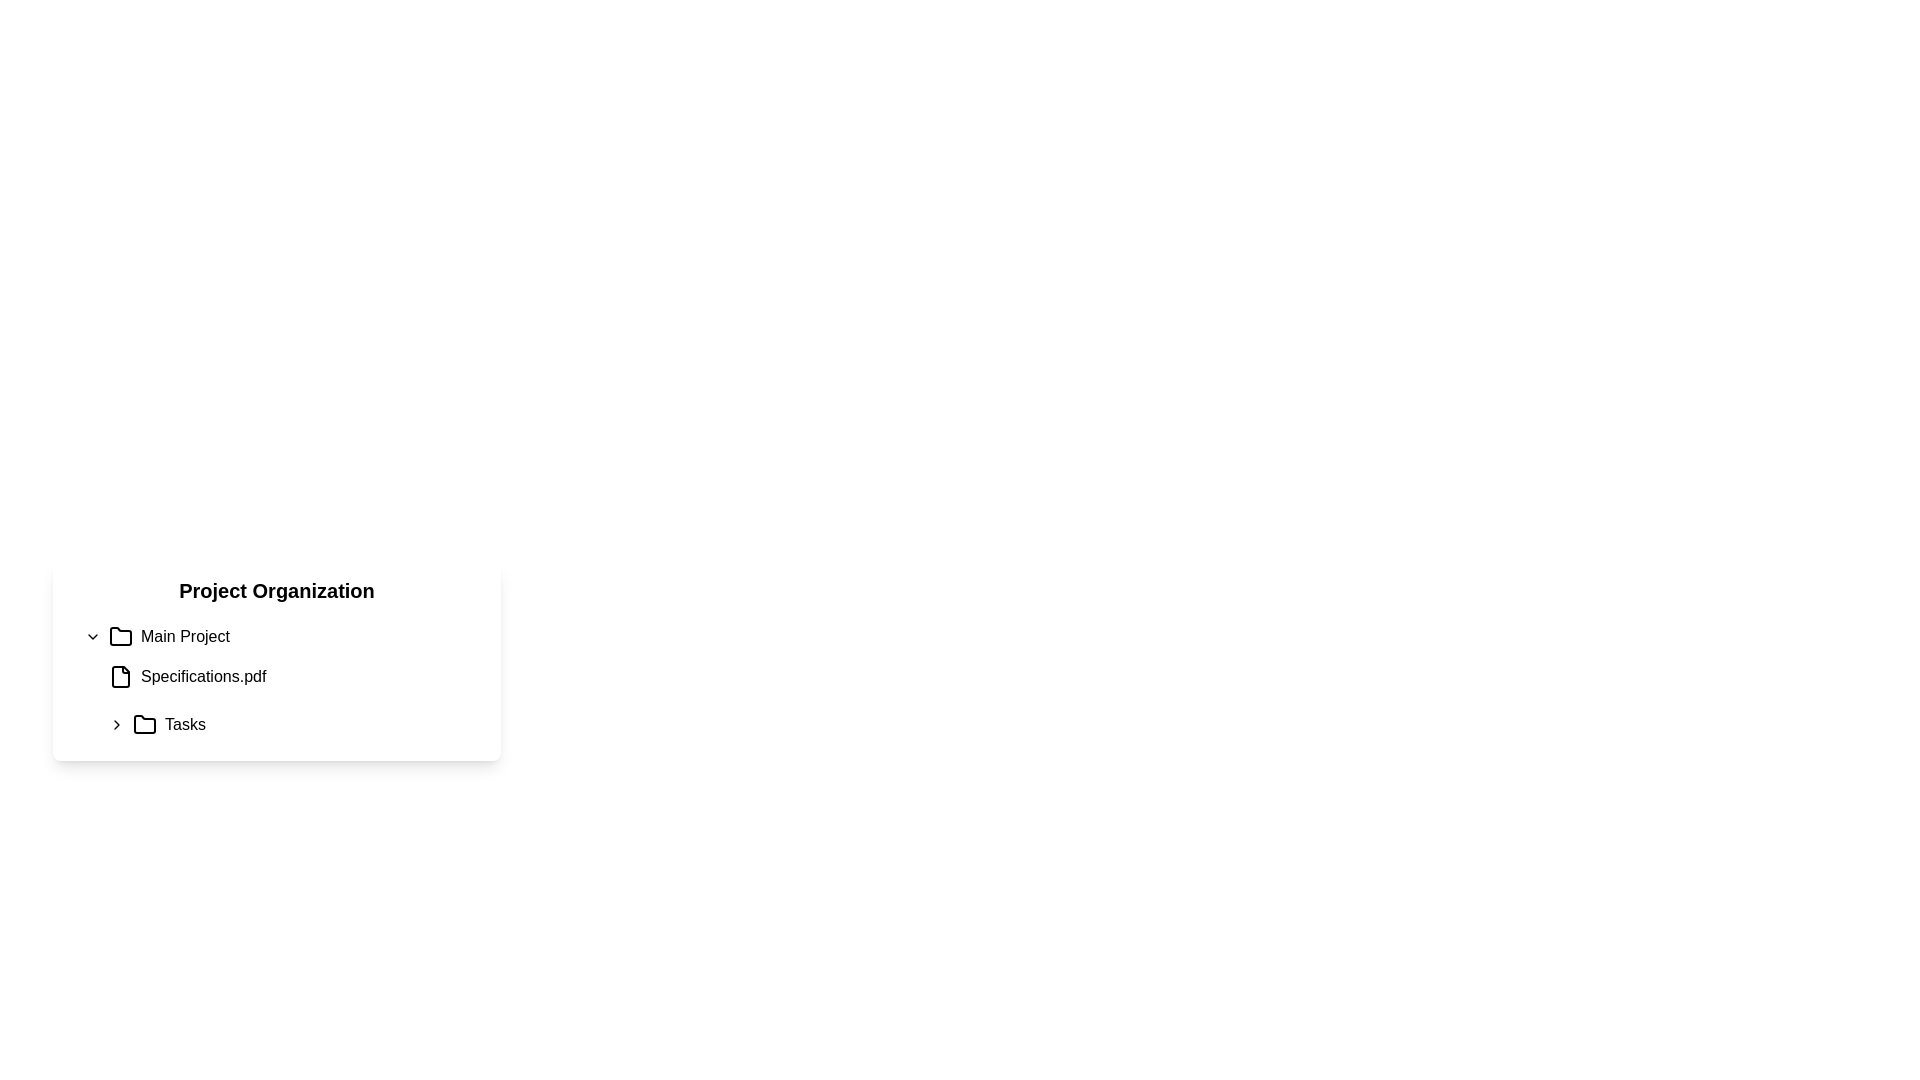  I want to click on the file icon representing 'Specifications.pdf', so click(119, 676).